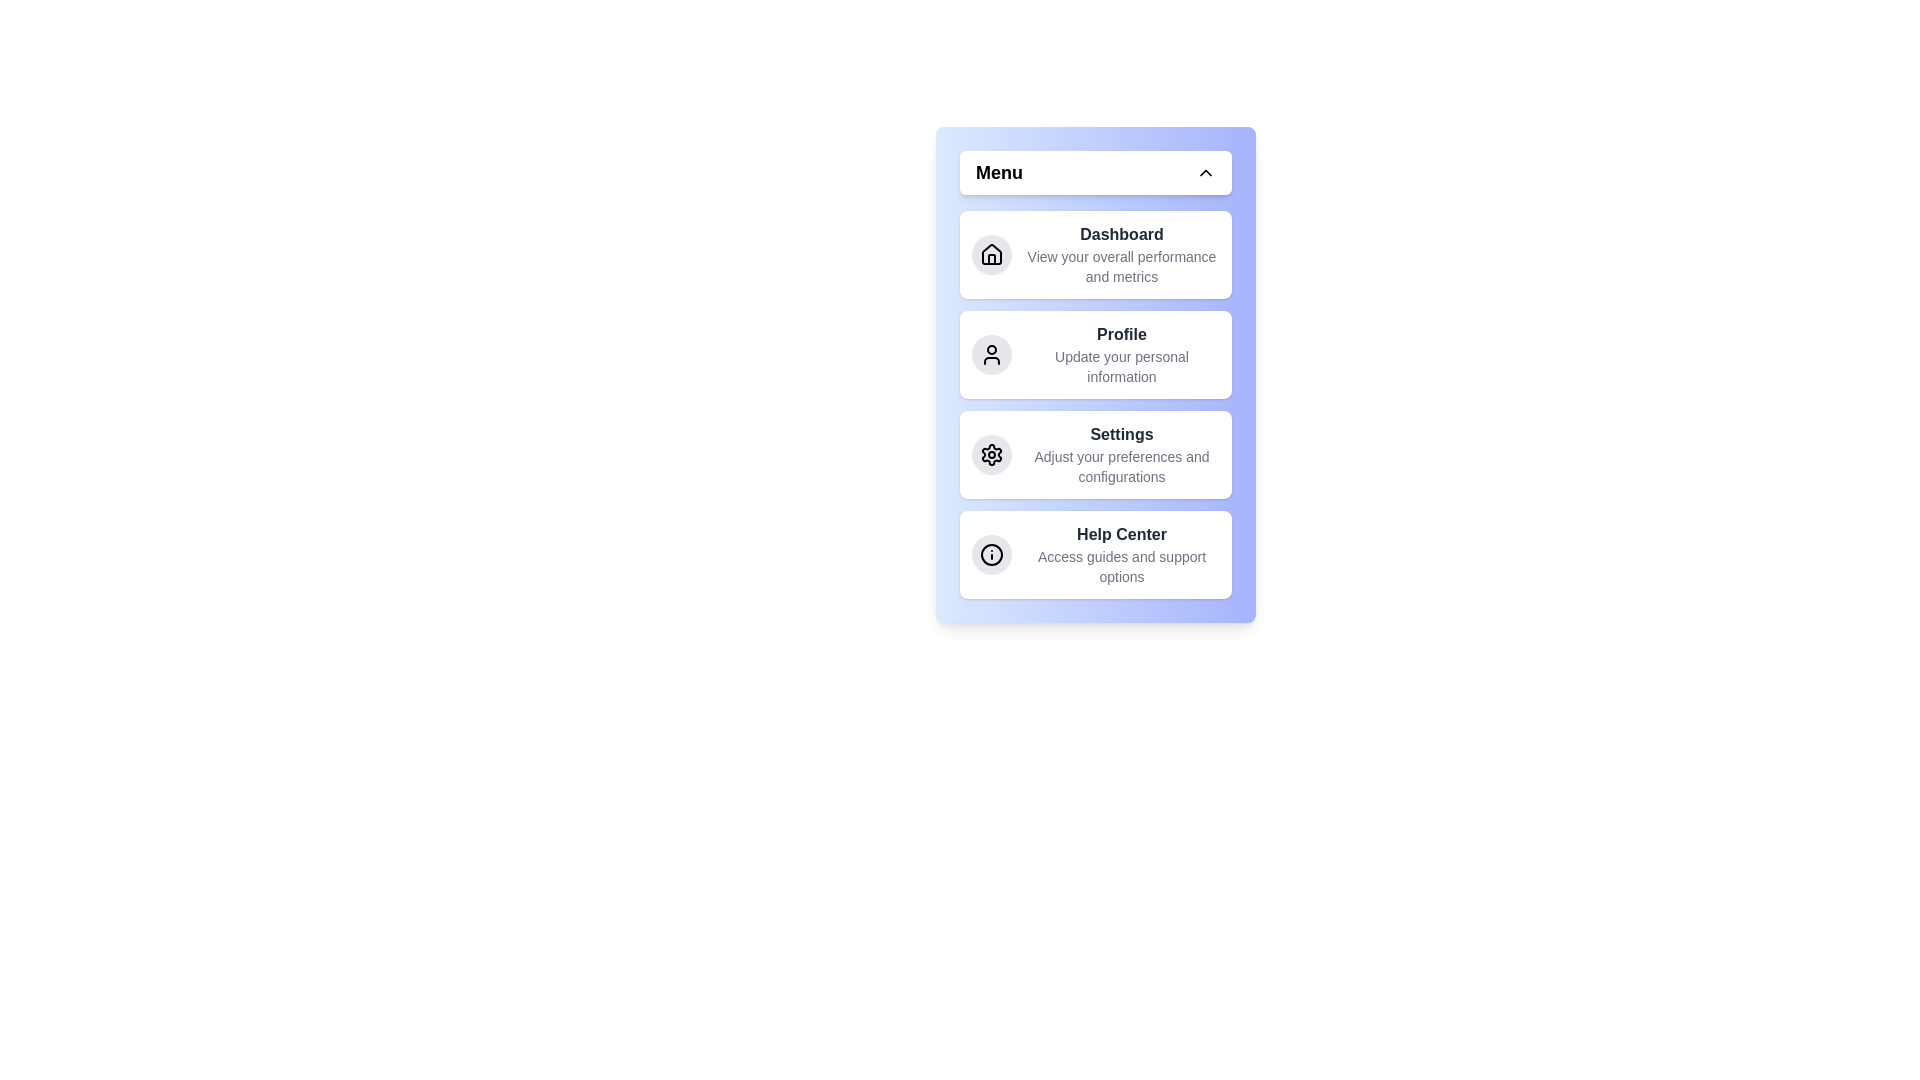 The height and width of the screenshot is (1080, 1920). I want to click on the menu item labeled Help Center to navigate to its section, so click(1094, 555).